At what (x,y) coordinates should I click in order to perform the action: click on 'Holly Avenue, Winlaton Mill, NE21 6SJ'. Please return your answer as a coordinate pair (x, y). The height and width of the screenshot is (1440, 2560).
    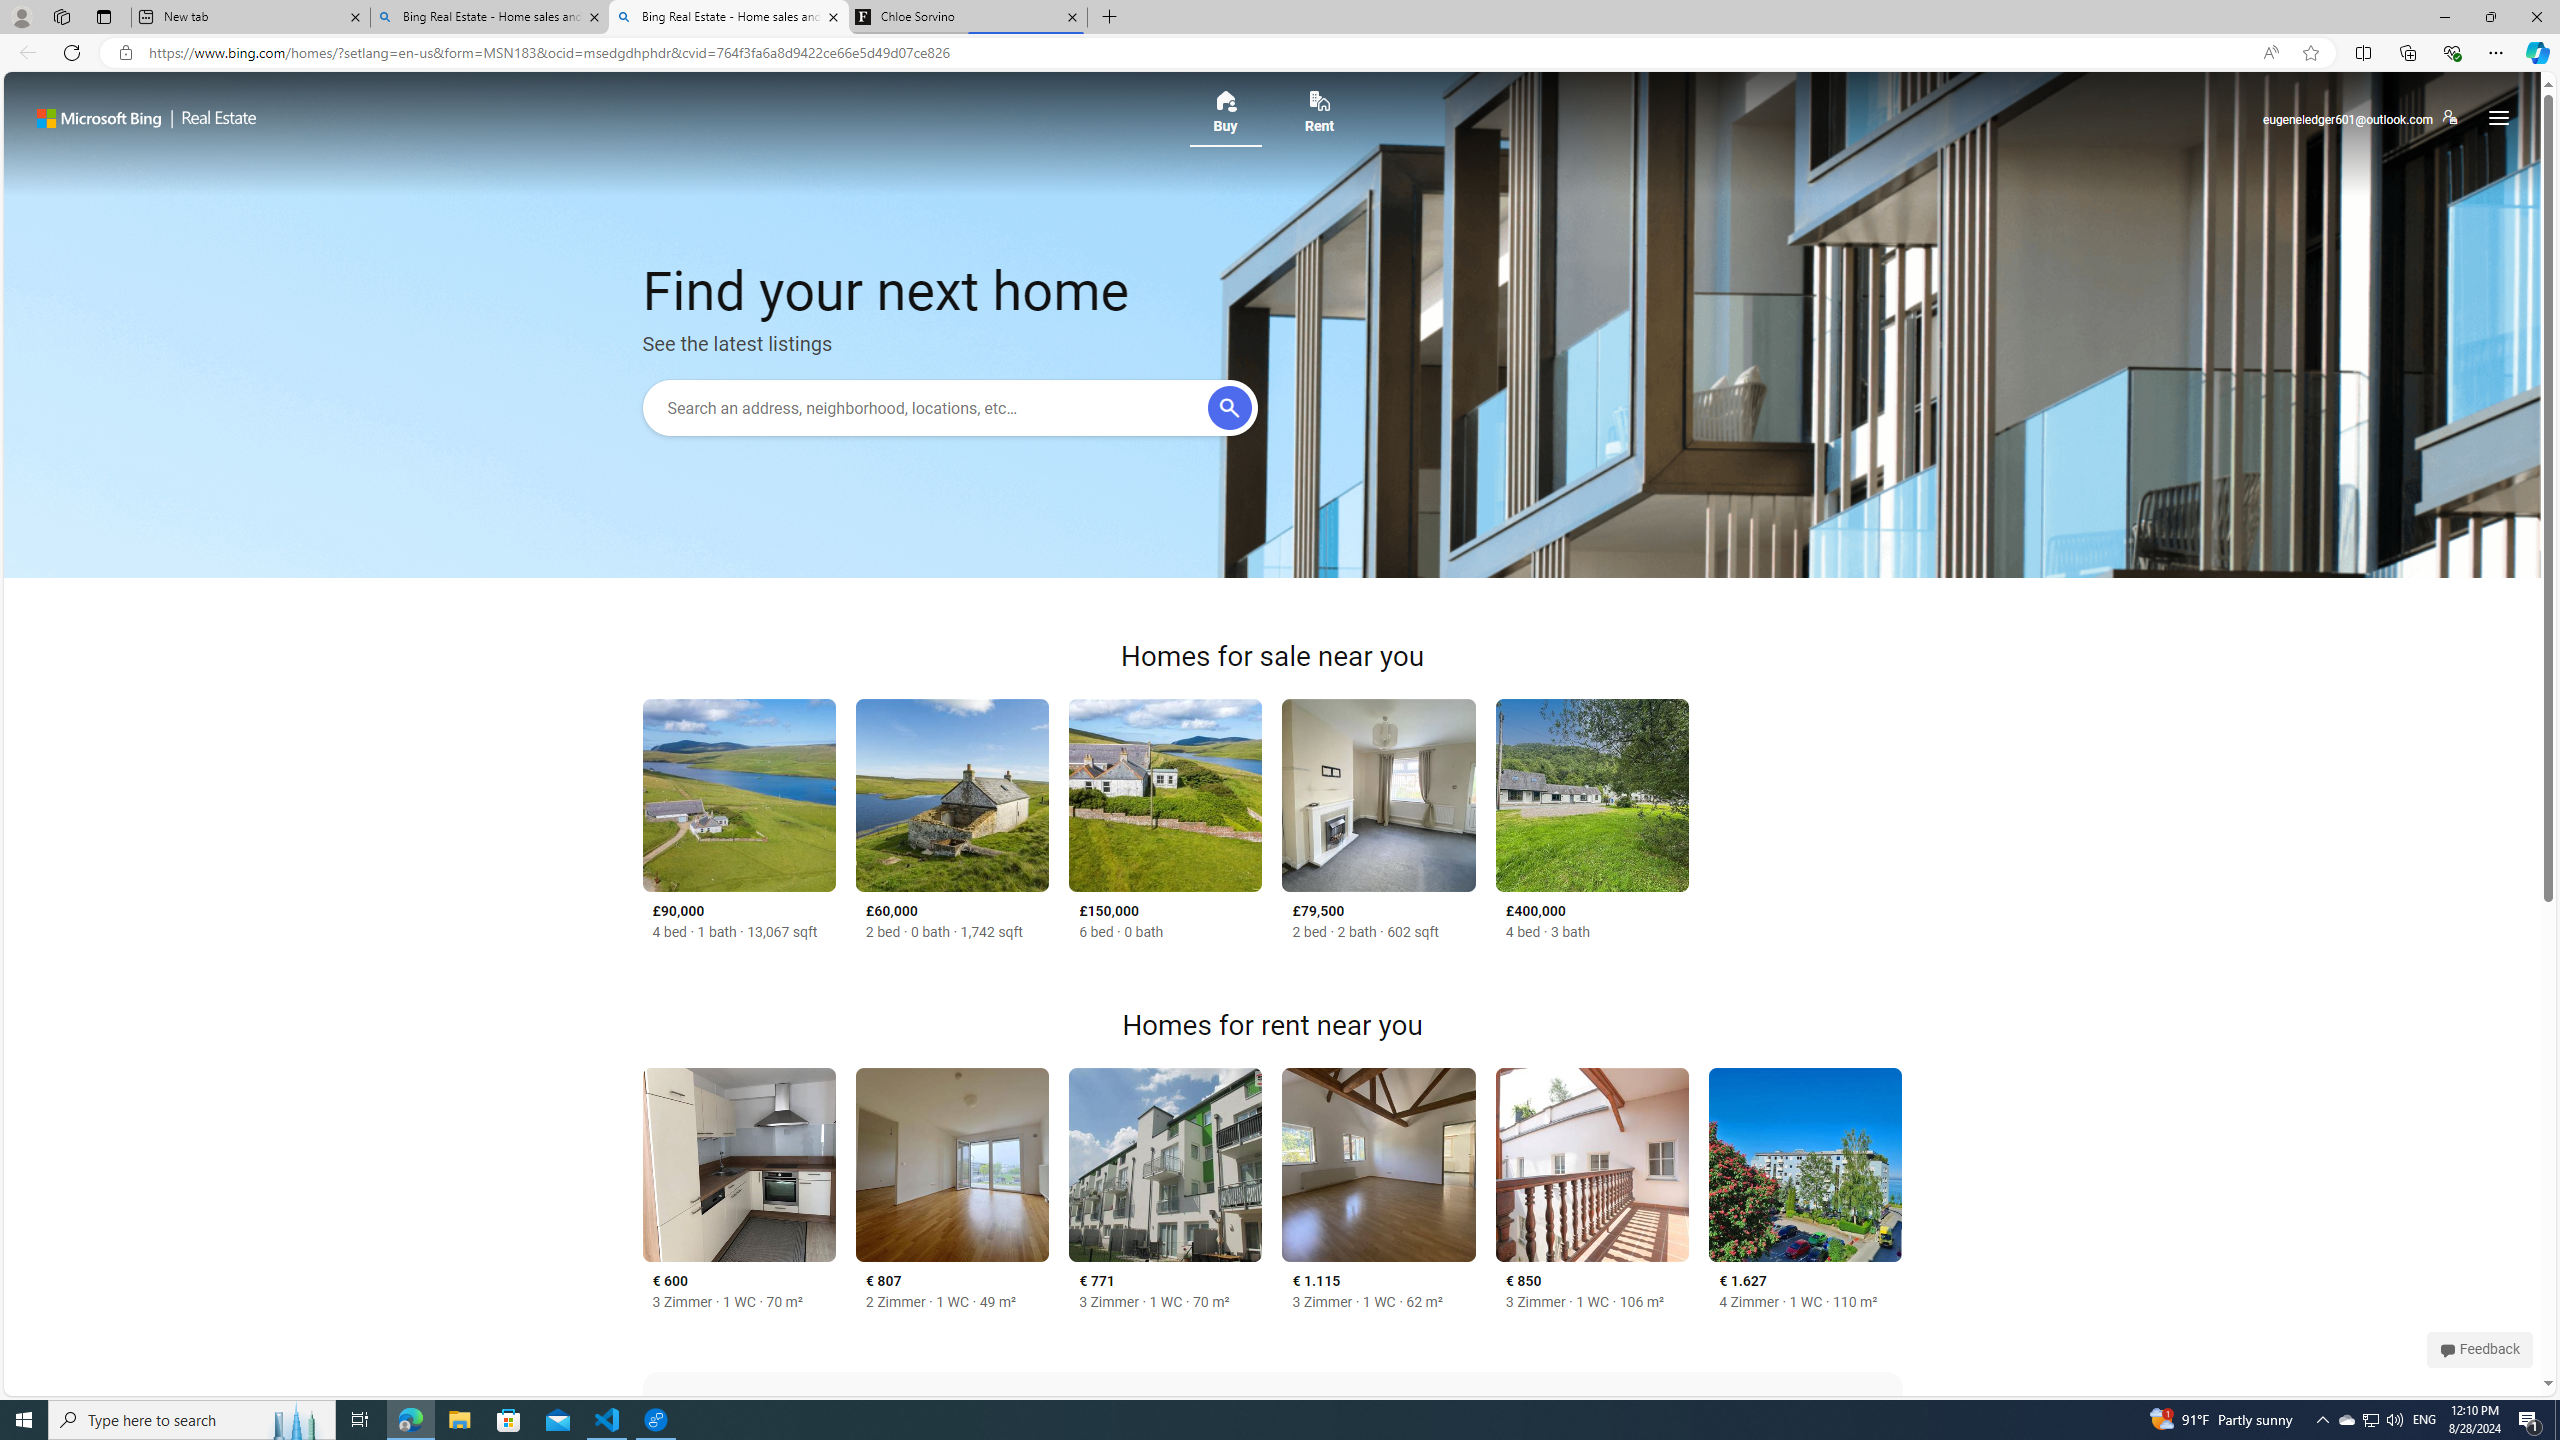
    Looking at the image, I should click on (1378, 794).